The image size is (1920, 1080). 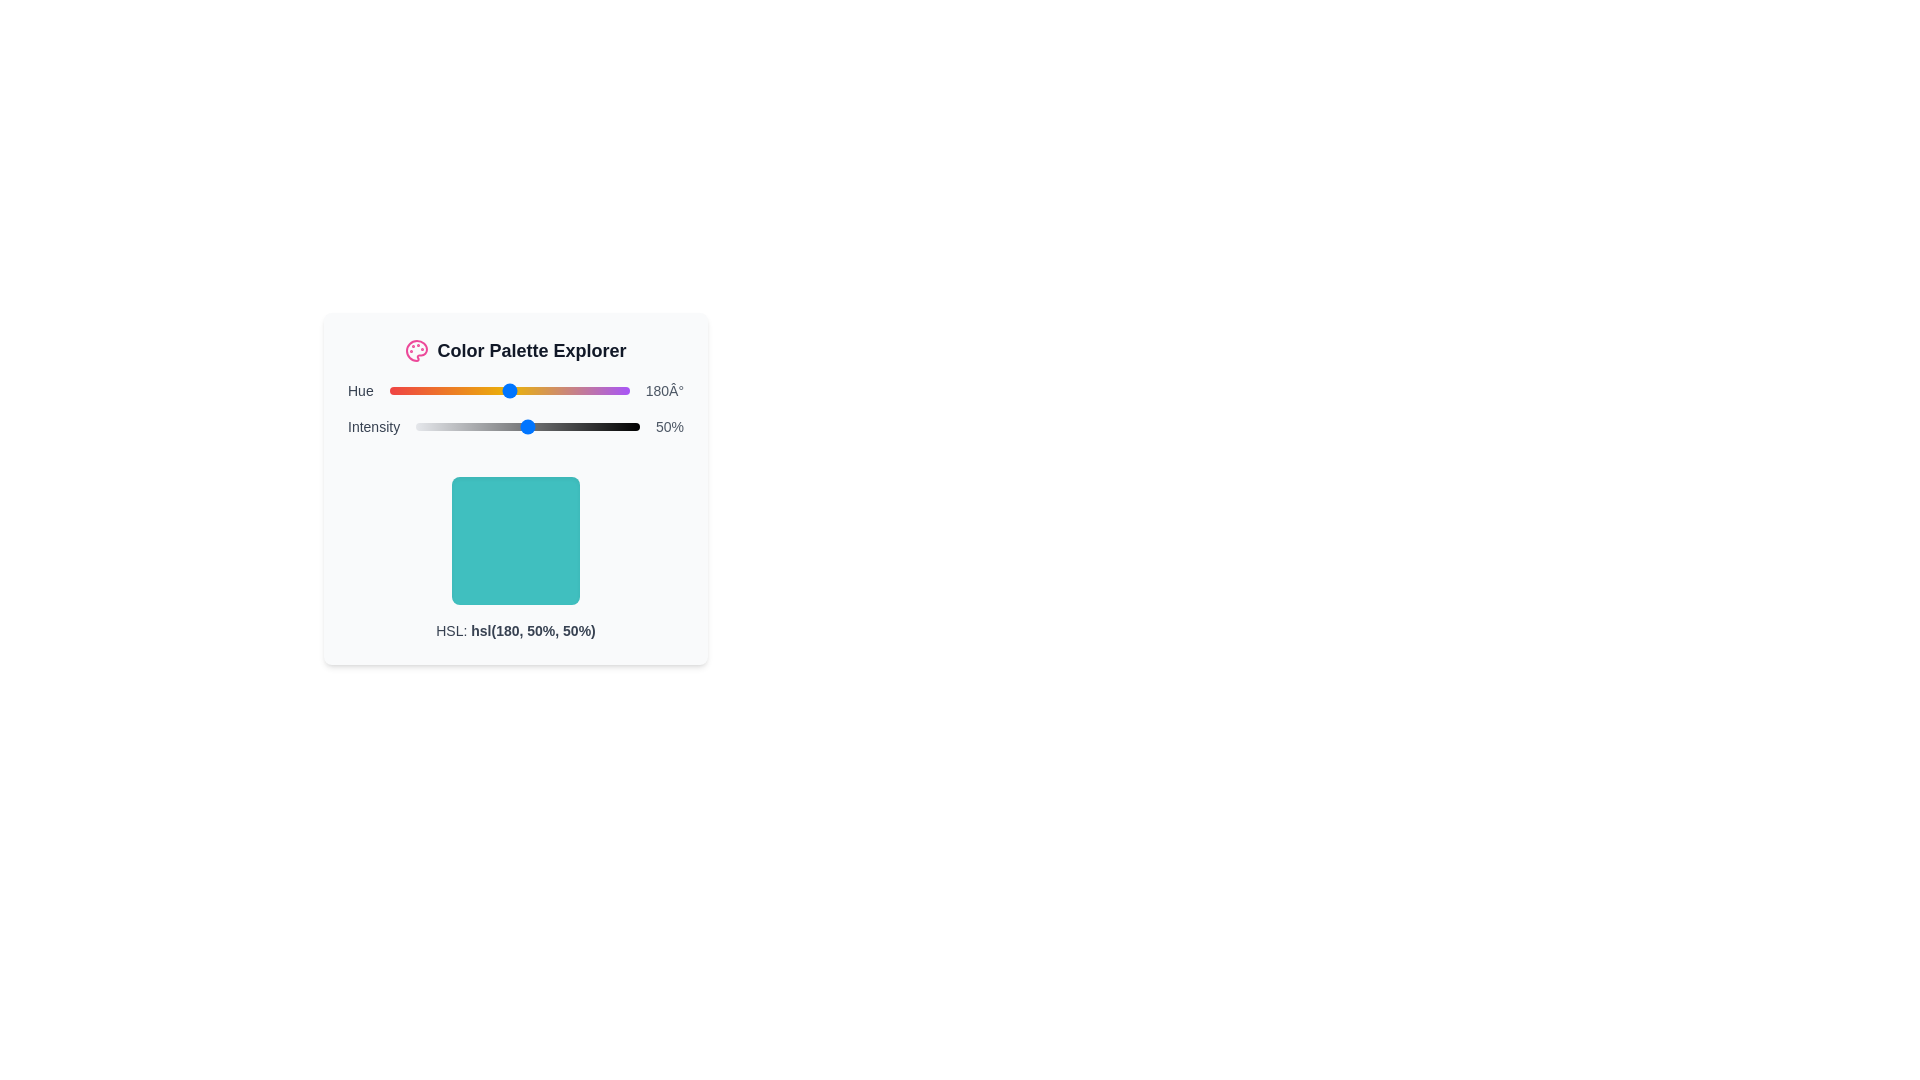 I want to click on the hue slider to set its value to 262, so click(x=563, y=390).